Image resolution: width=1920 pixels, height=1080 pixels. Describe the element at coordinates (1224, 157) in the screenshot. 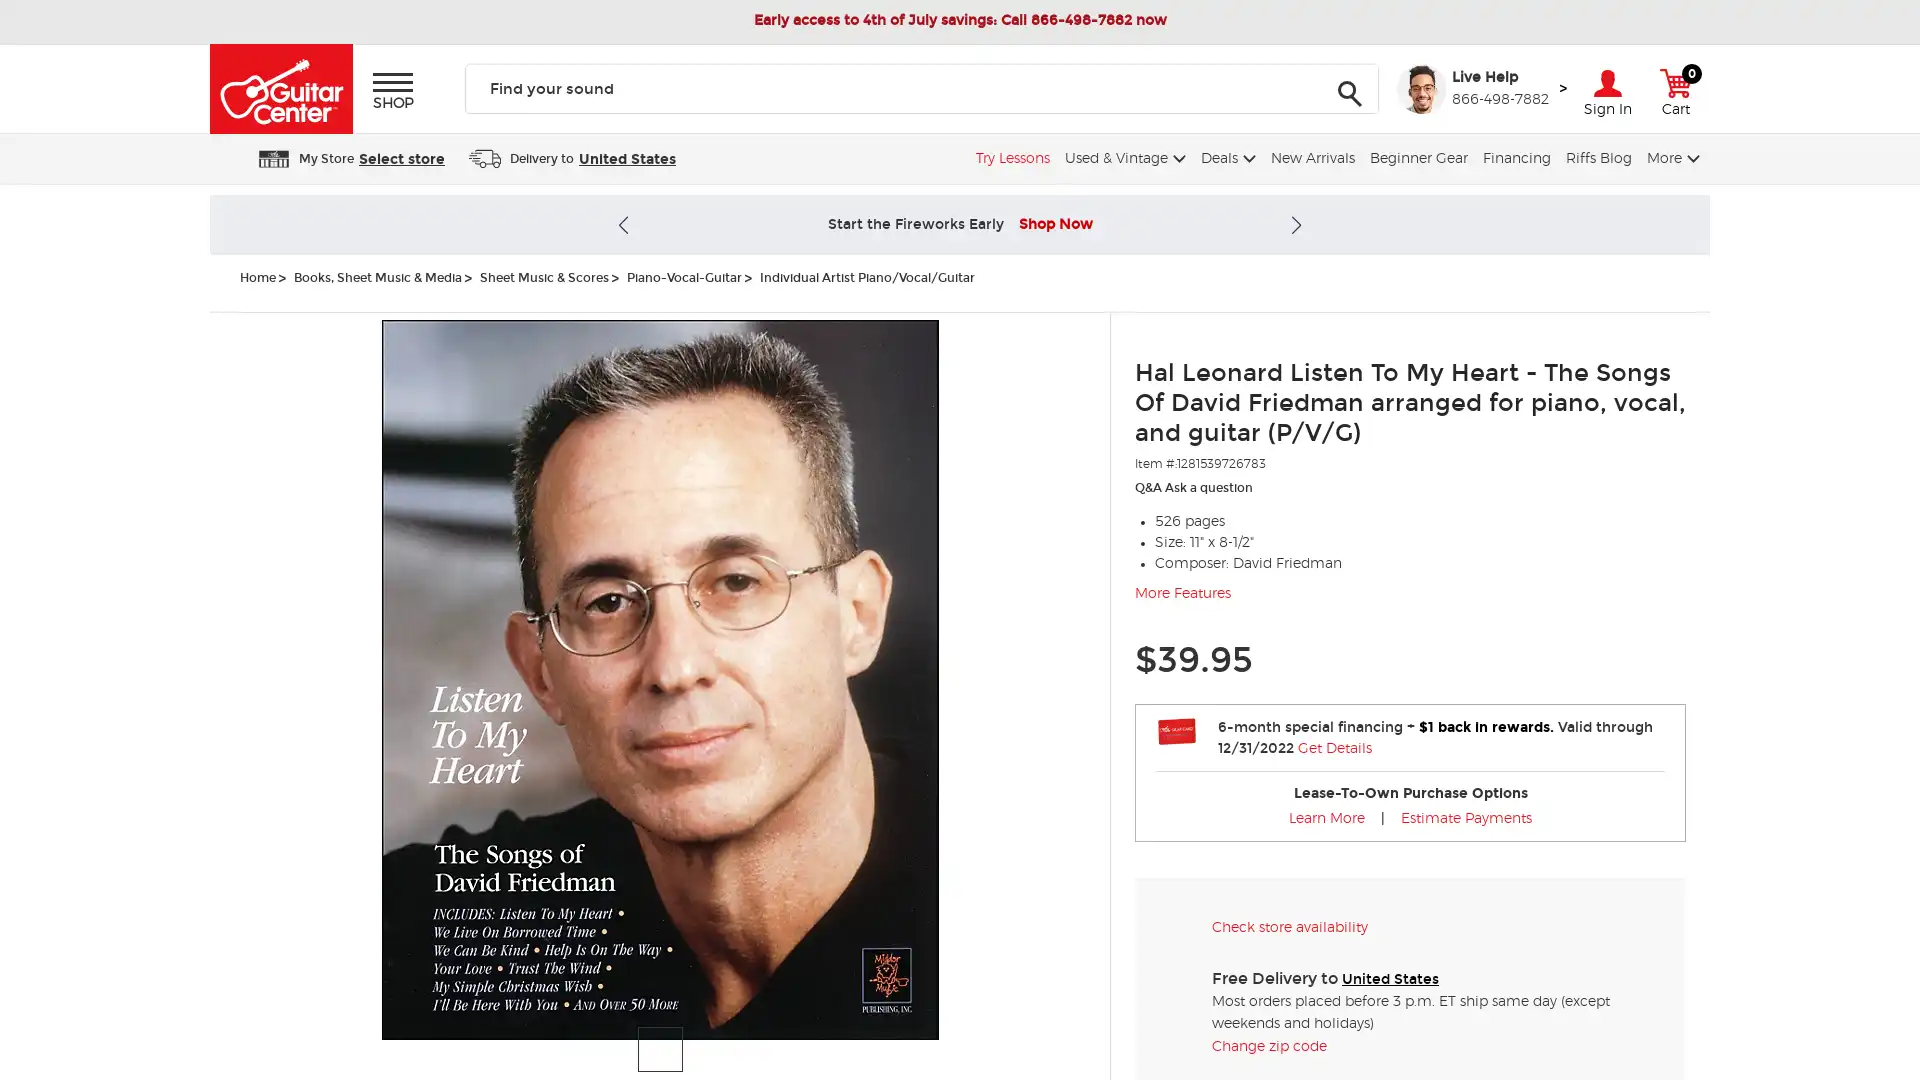

I see `Deals` at that location.